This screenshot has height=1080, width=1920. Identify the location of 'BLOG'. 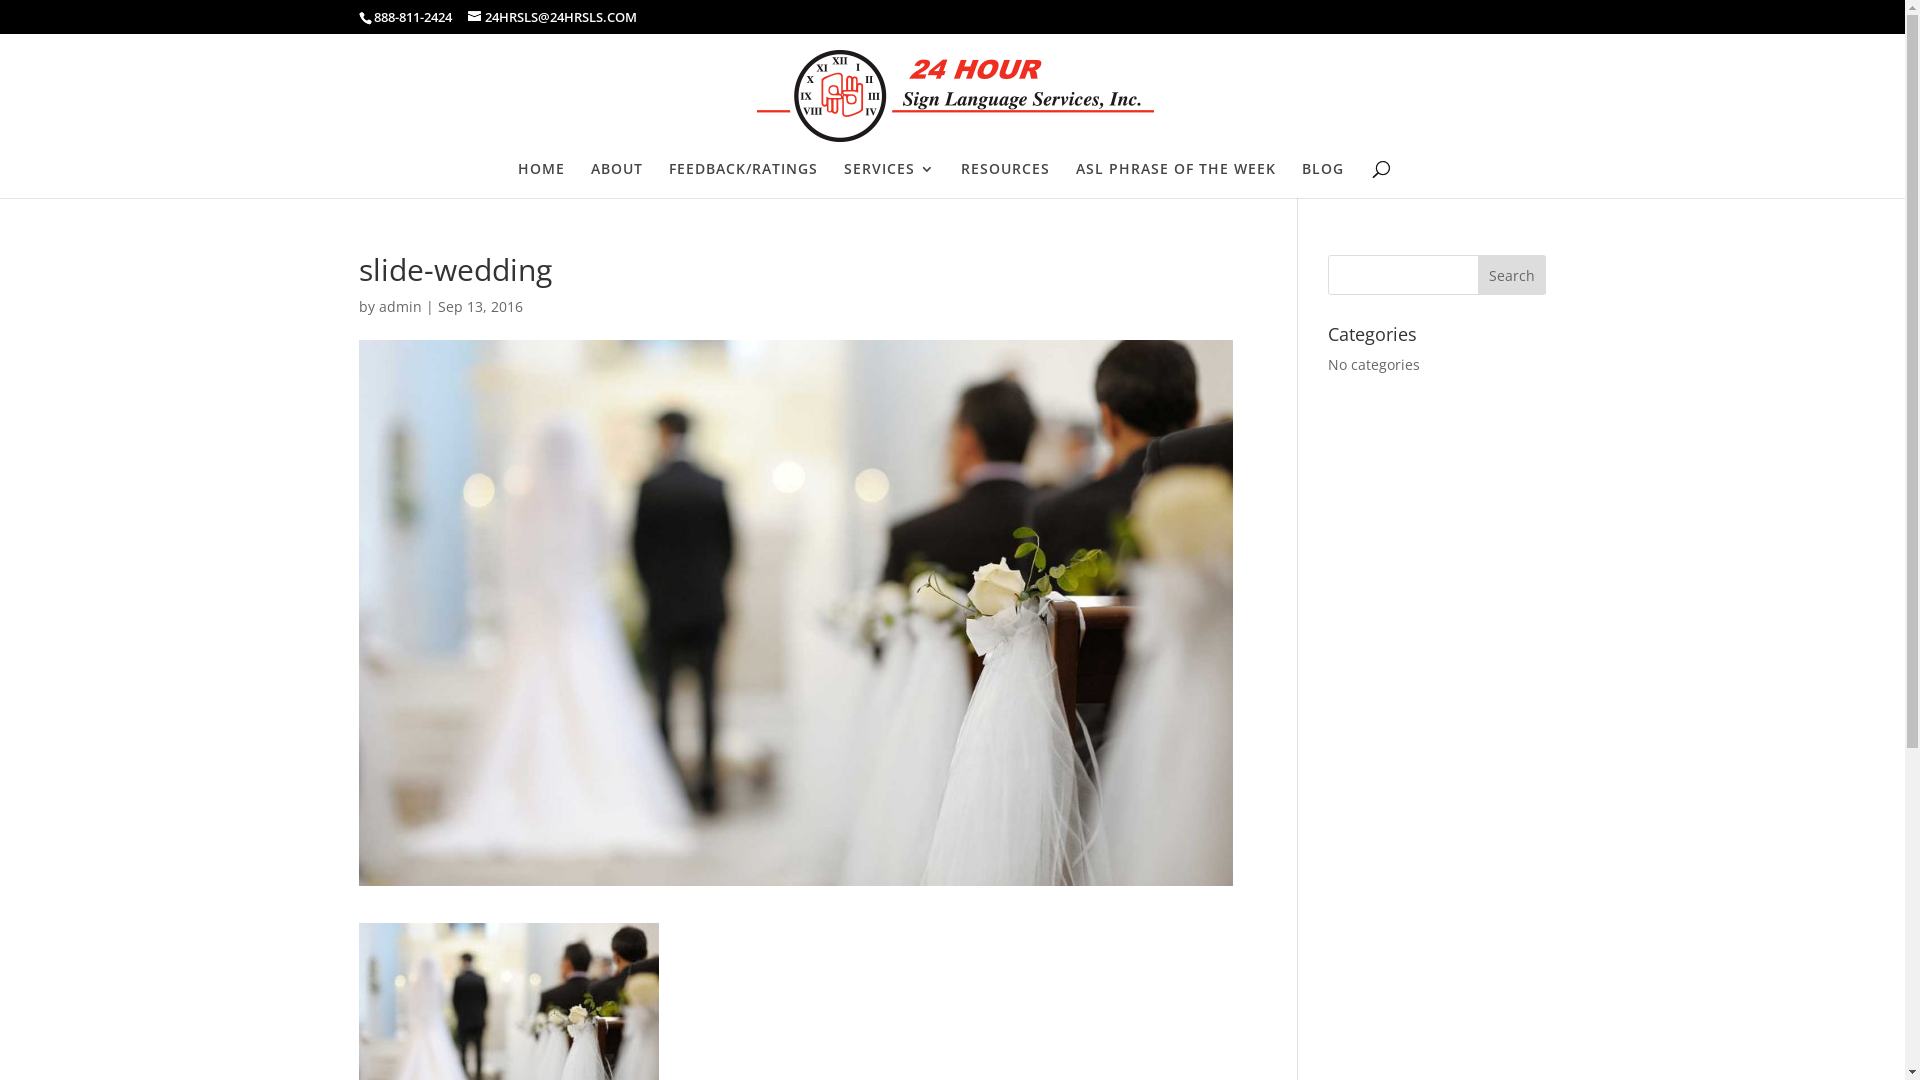
(1323, 180).